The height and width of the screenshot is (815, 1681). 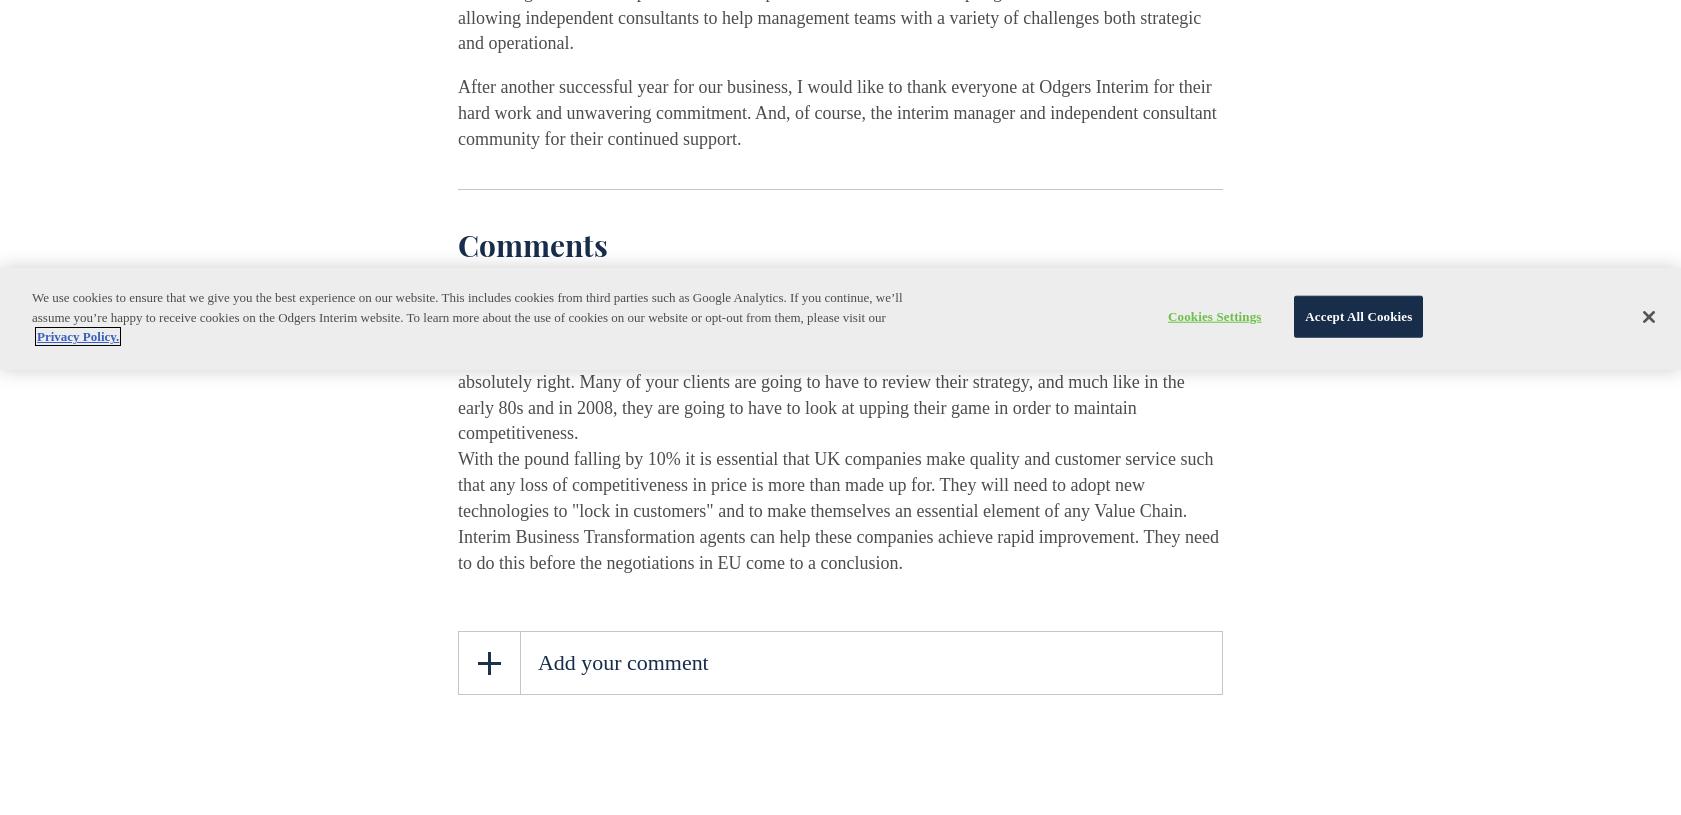 I want to click on 'With the pound falling by 10% it is essential that UK companies make quality and customer service such that any loss of competitiveness in price is more than made up for.  They will need to adopt new technologies to "lock in customers" and to make themselves an essential element of any Value Chain.', so click(x=834, y=485).